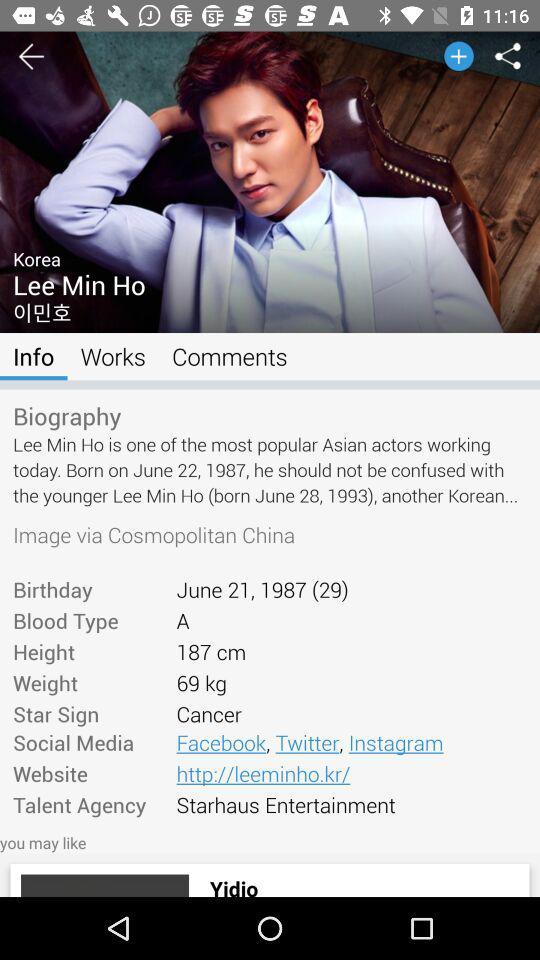 The width and height of the screenshot is (540, 960). Describe the element at coordinates (113, 356) in the screenshot. I see `the app next to the info item` at that location.